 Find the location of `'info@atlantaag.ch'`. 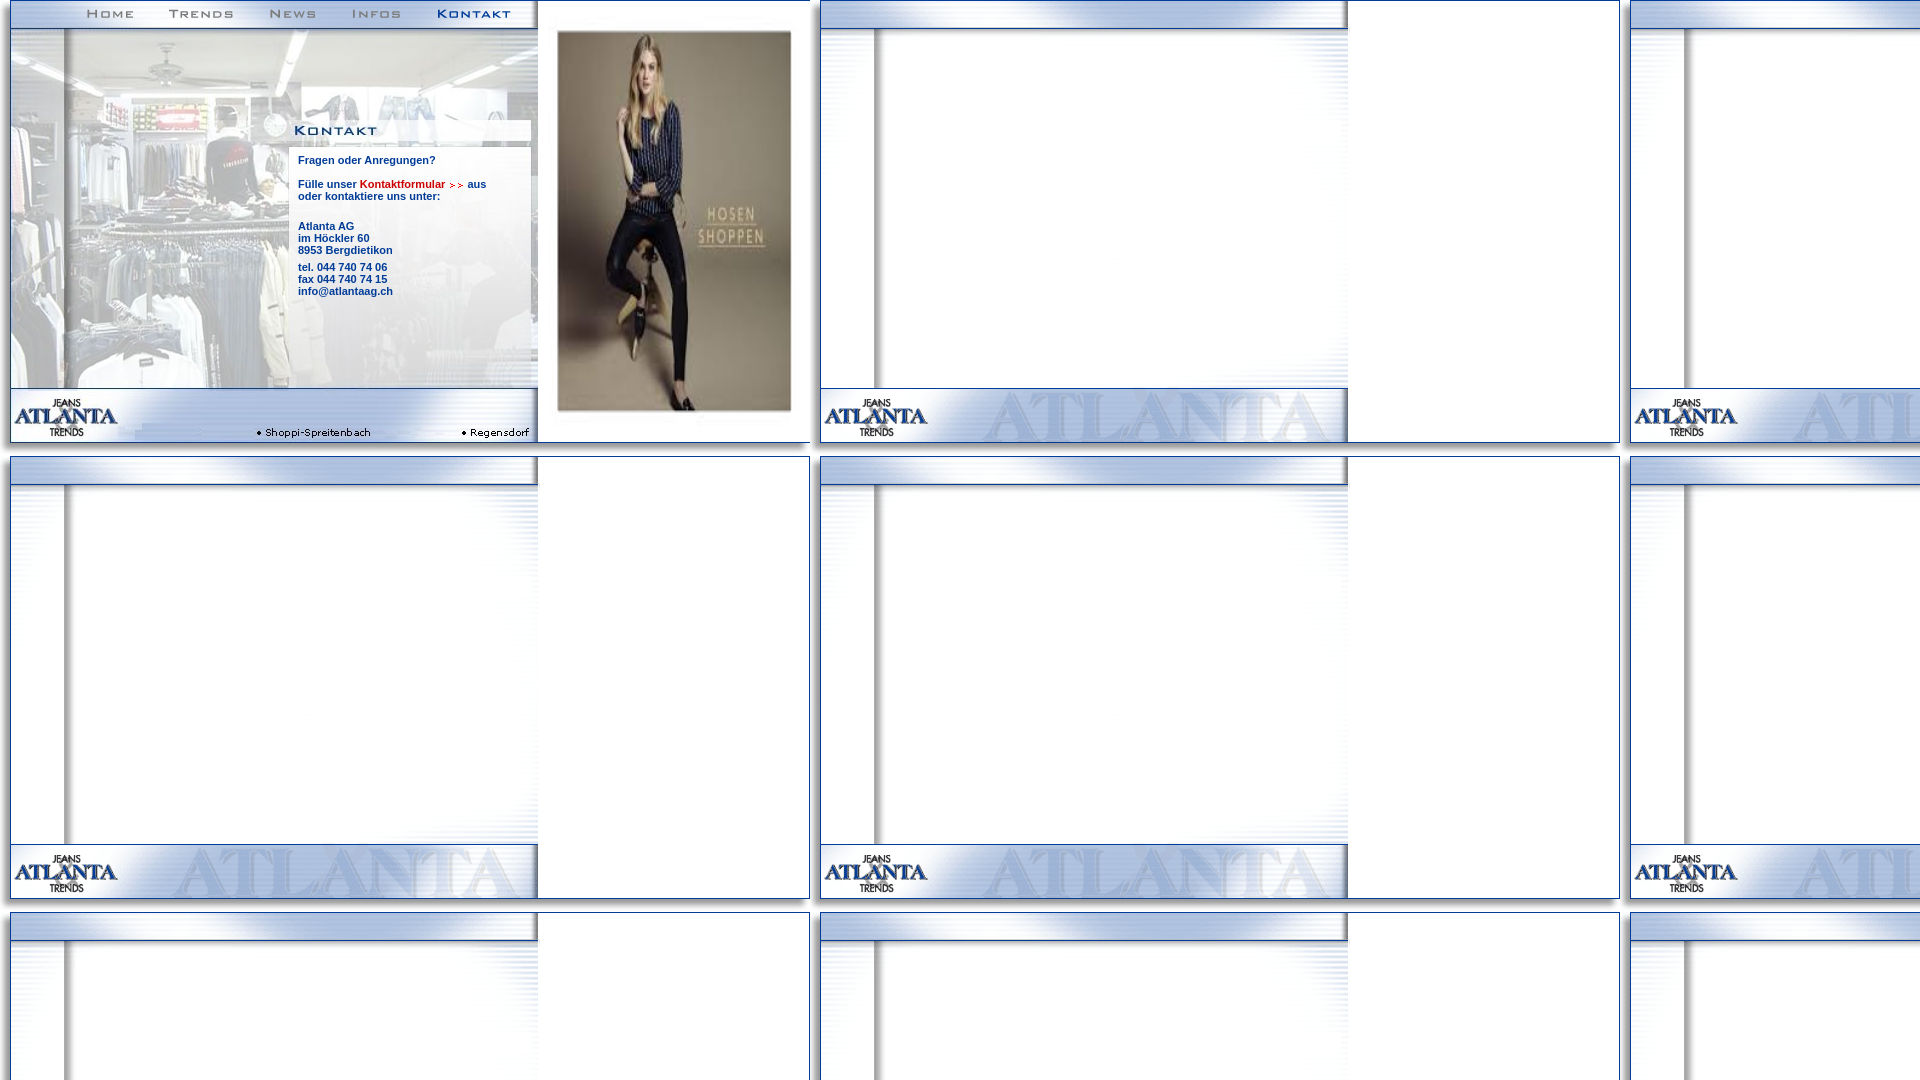

'info@atlantaag.ch' is located at coordinates (345, 290).